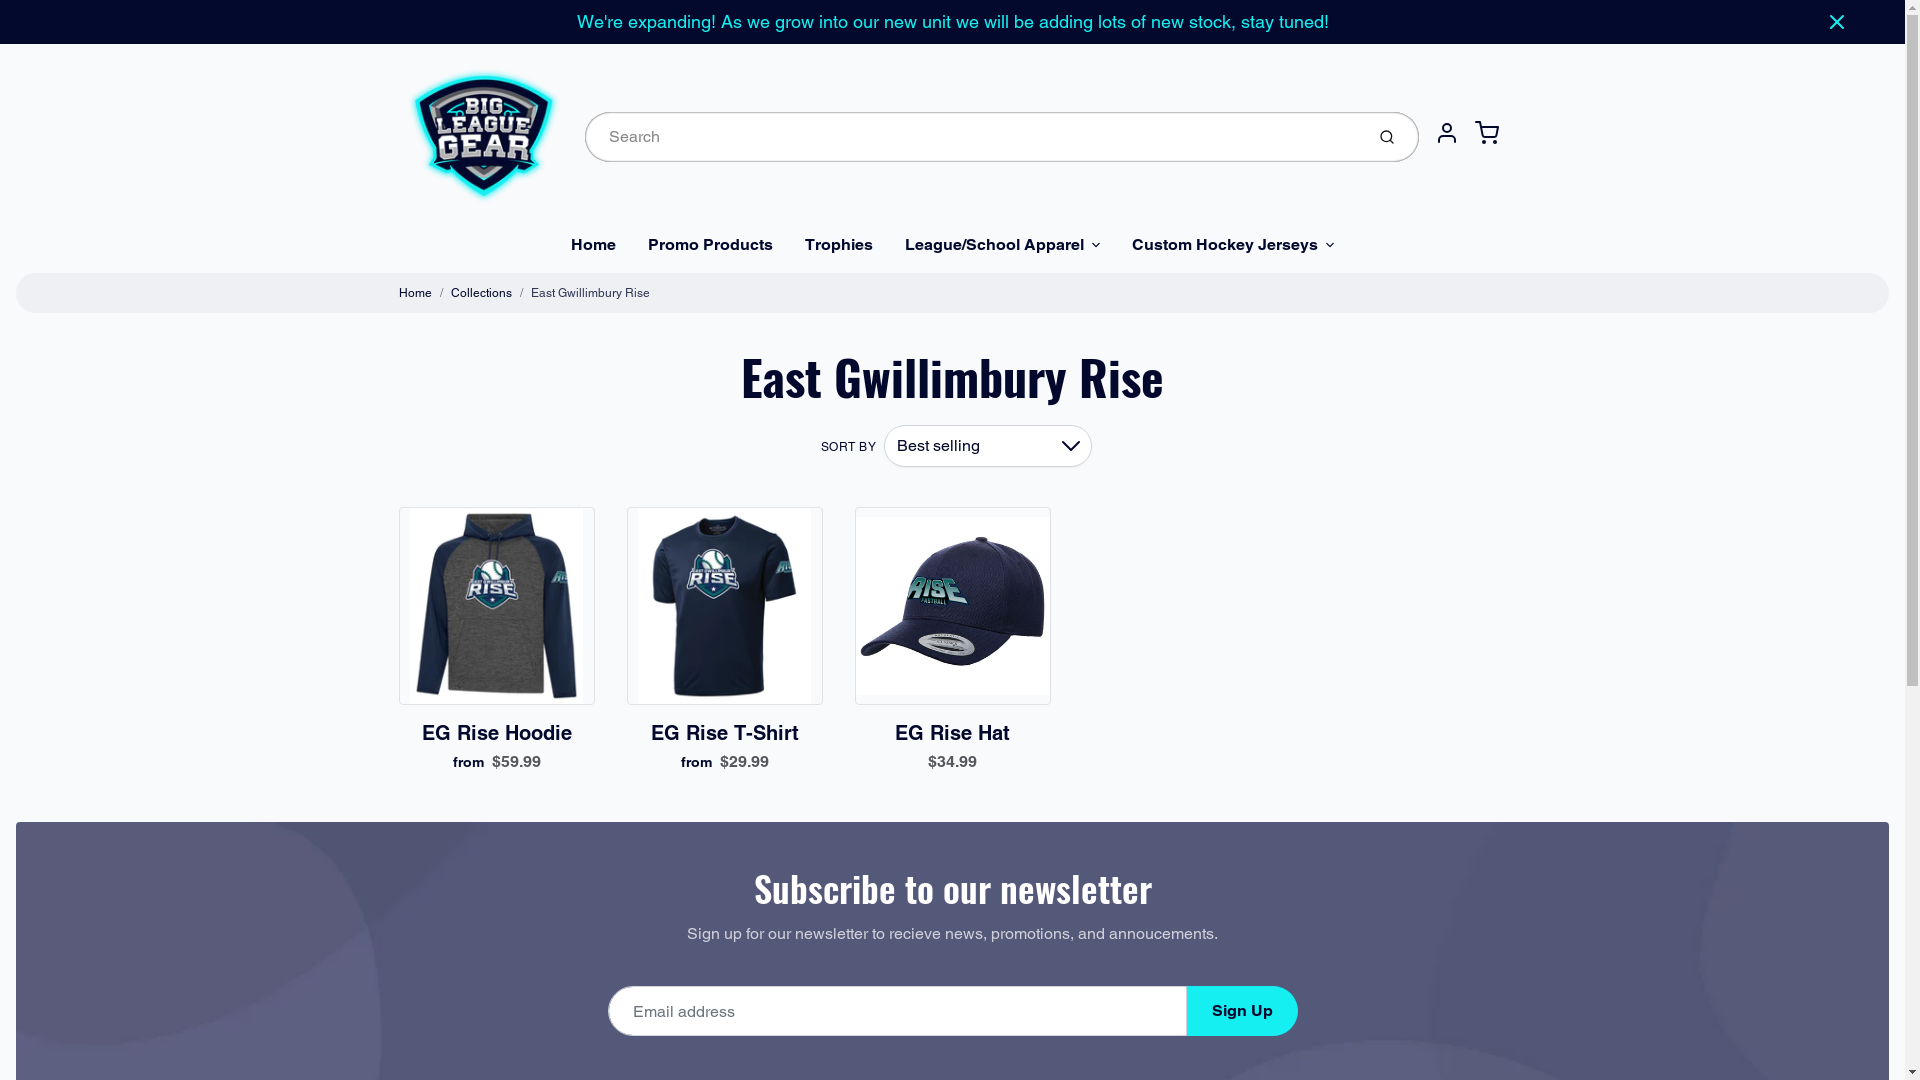 Image resolution: width=1920 pixels, height=1080 pixels. What do you see at coordinates (1232, 244) in the screenshot?
I see `'Custom Hockey Jerseys'` at bounding box center [1232, 244].